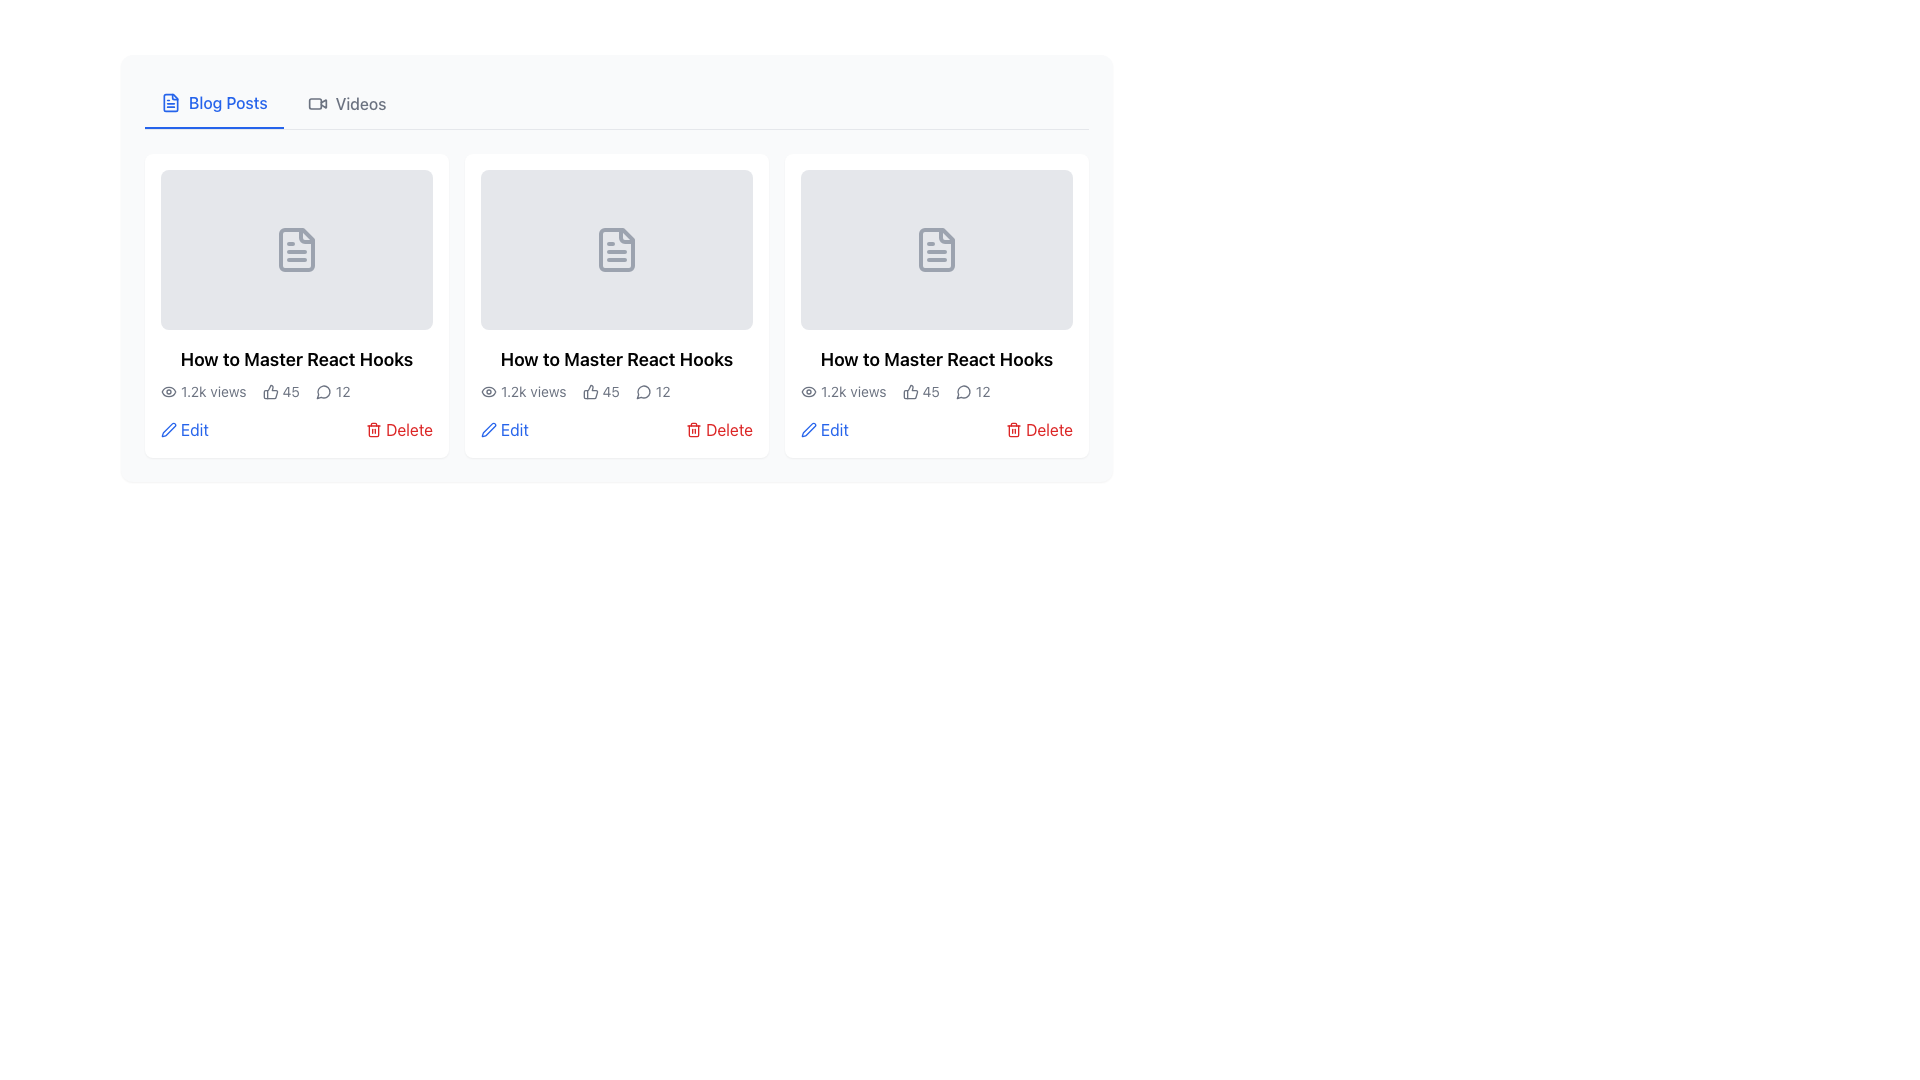  What do you see at coordinates (616, 249) in the screenshot?
I see `the gray document icon located in the upper half of the second blog post preview card, which features a dog-eared corner and is visually central within its card` at bounding box center [616, 249].